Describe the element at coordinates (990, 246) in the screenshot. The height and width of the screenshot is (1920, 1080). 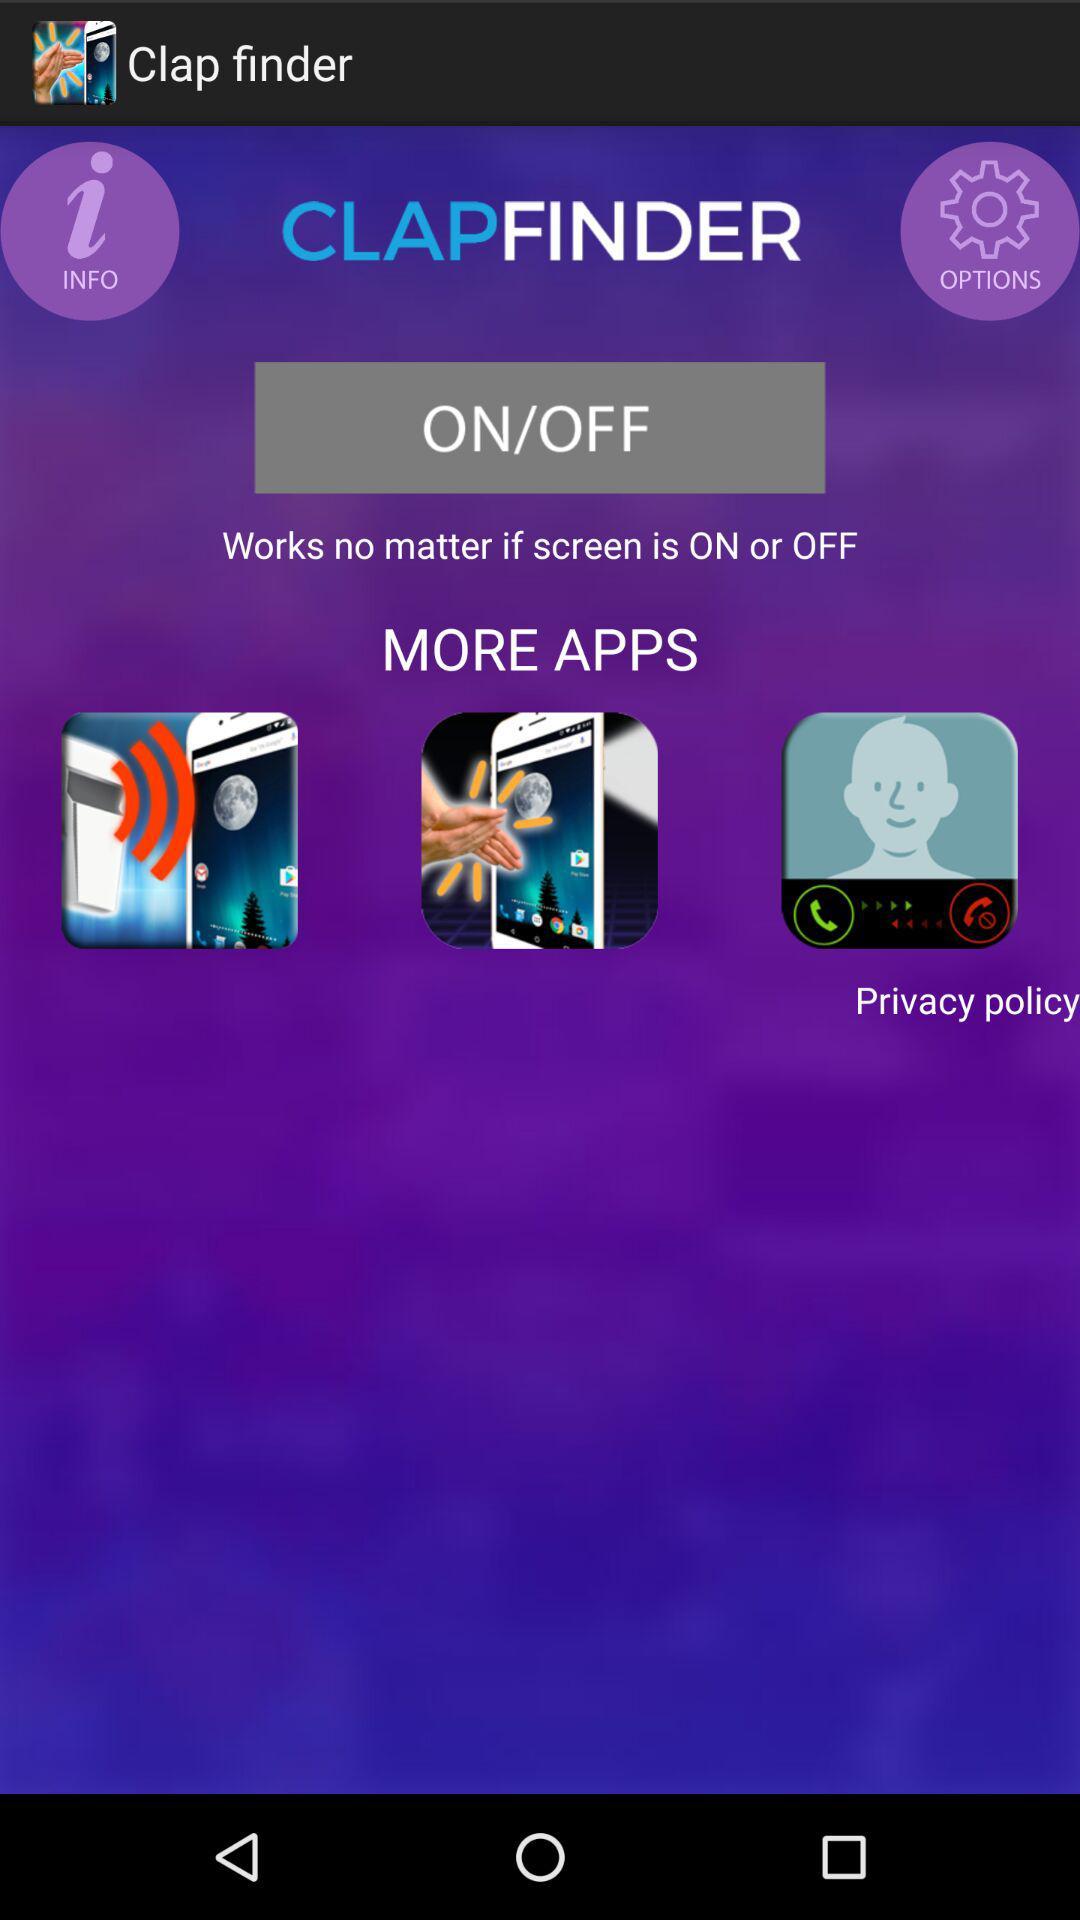
I see `the avatar icon` at that location.